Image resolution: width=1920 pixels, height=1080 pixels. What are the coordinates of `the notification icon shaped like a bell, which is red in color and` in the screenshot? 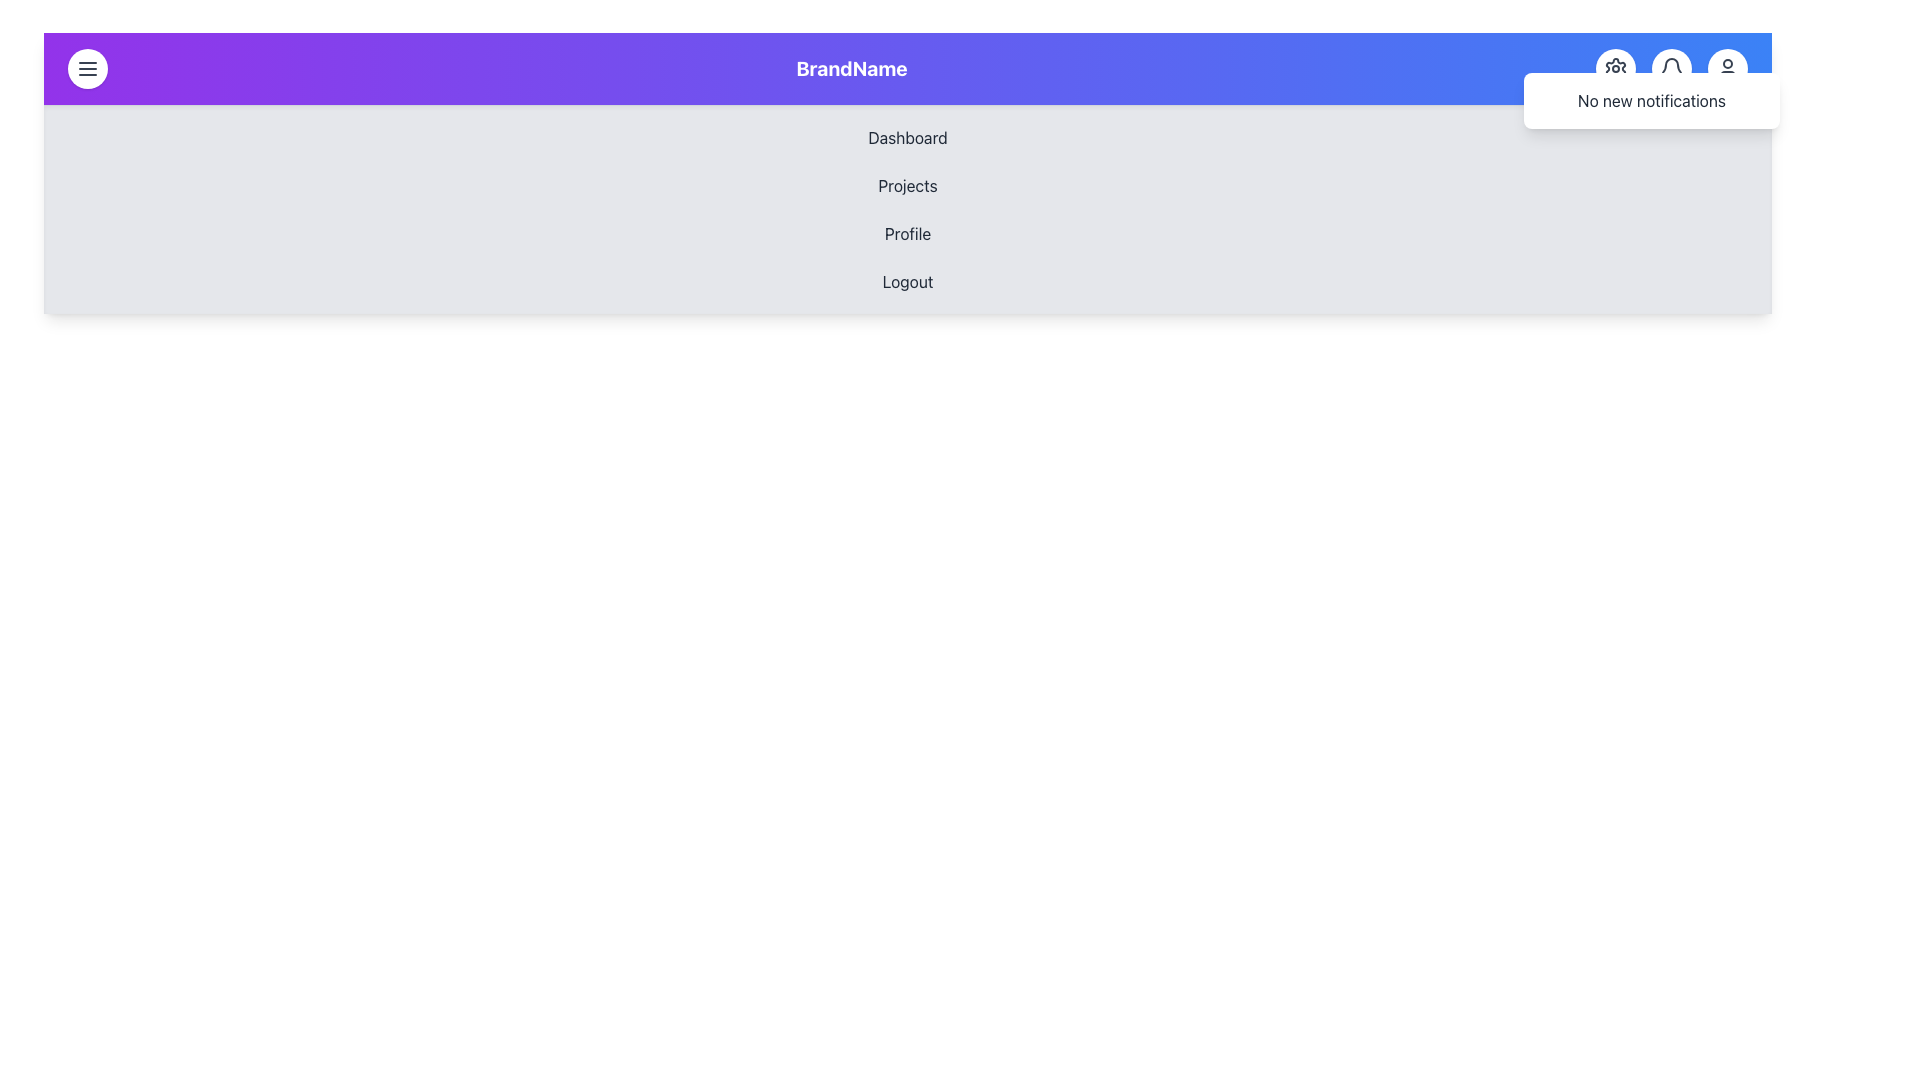 It's located at (1671, 65).